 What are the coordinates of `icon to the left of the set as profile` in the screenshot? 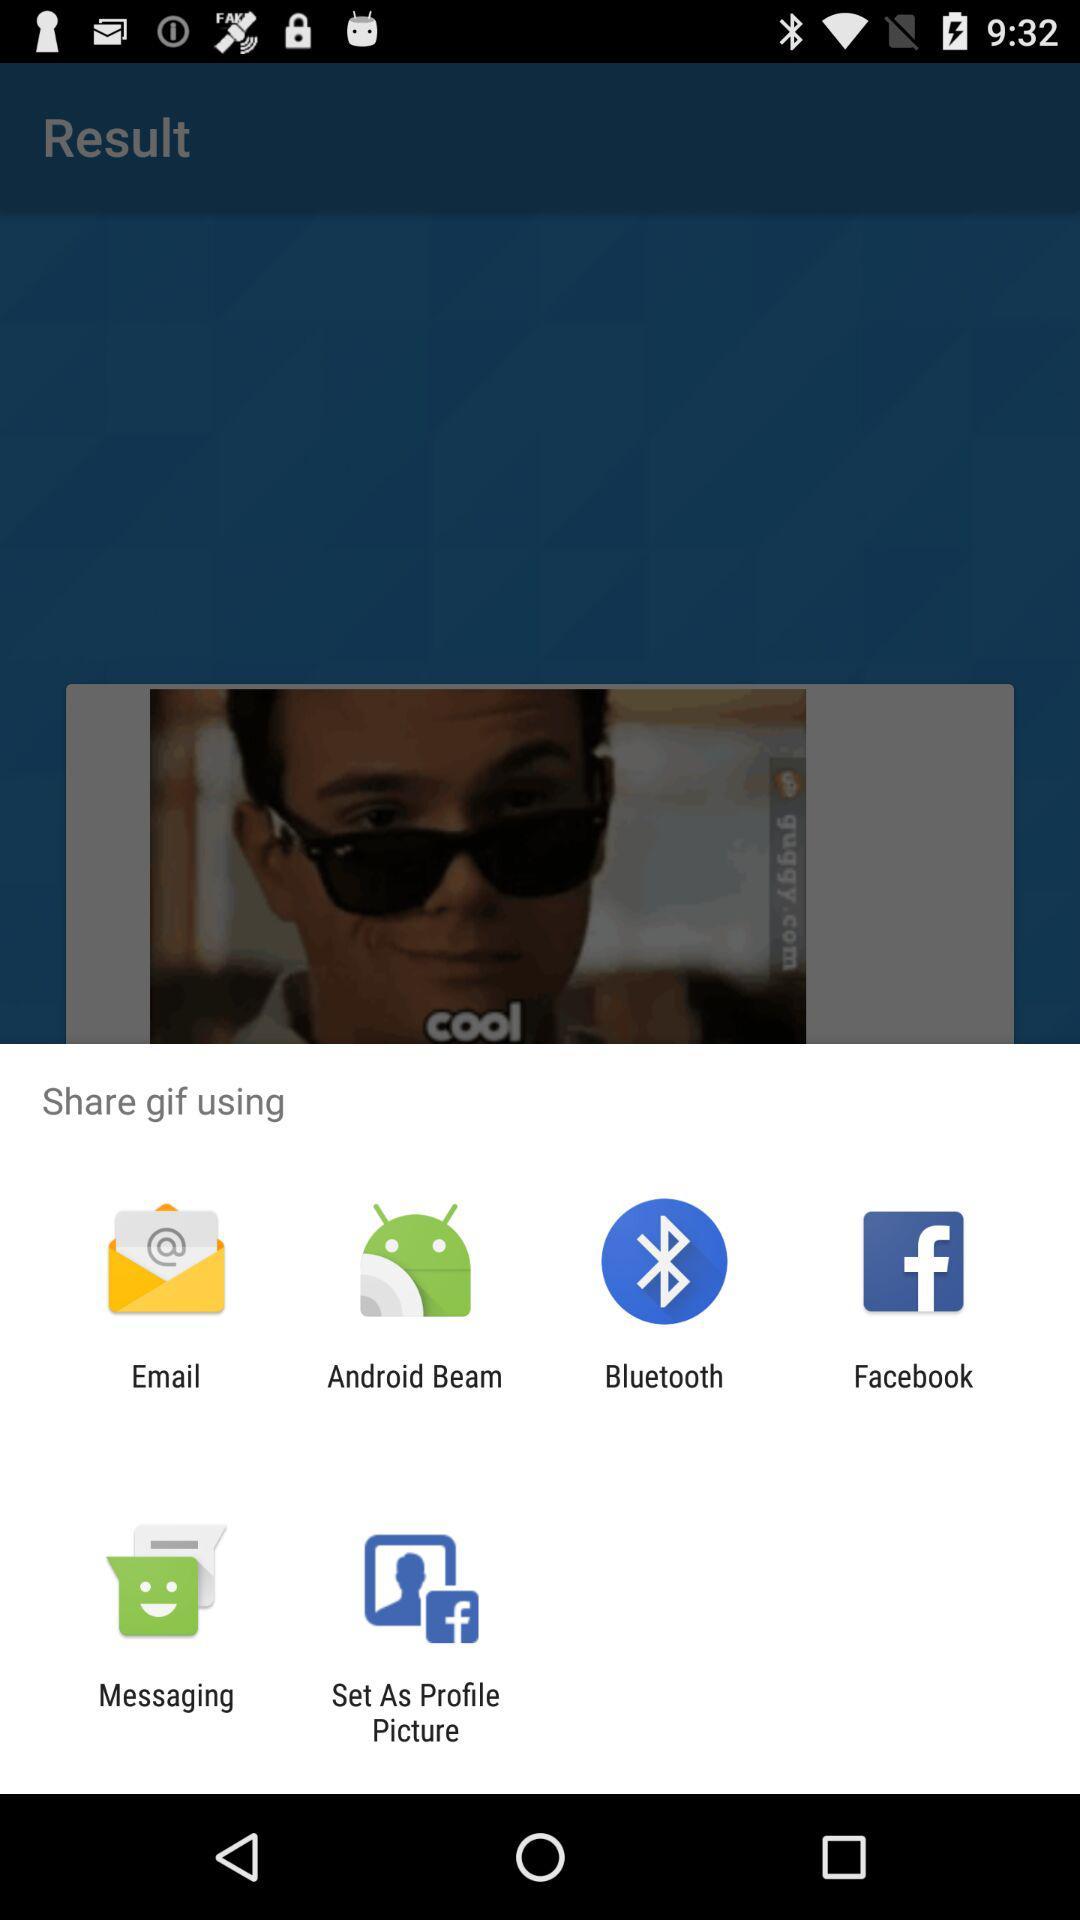 It's located at (165, 1711).